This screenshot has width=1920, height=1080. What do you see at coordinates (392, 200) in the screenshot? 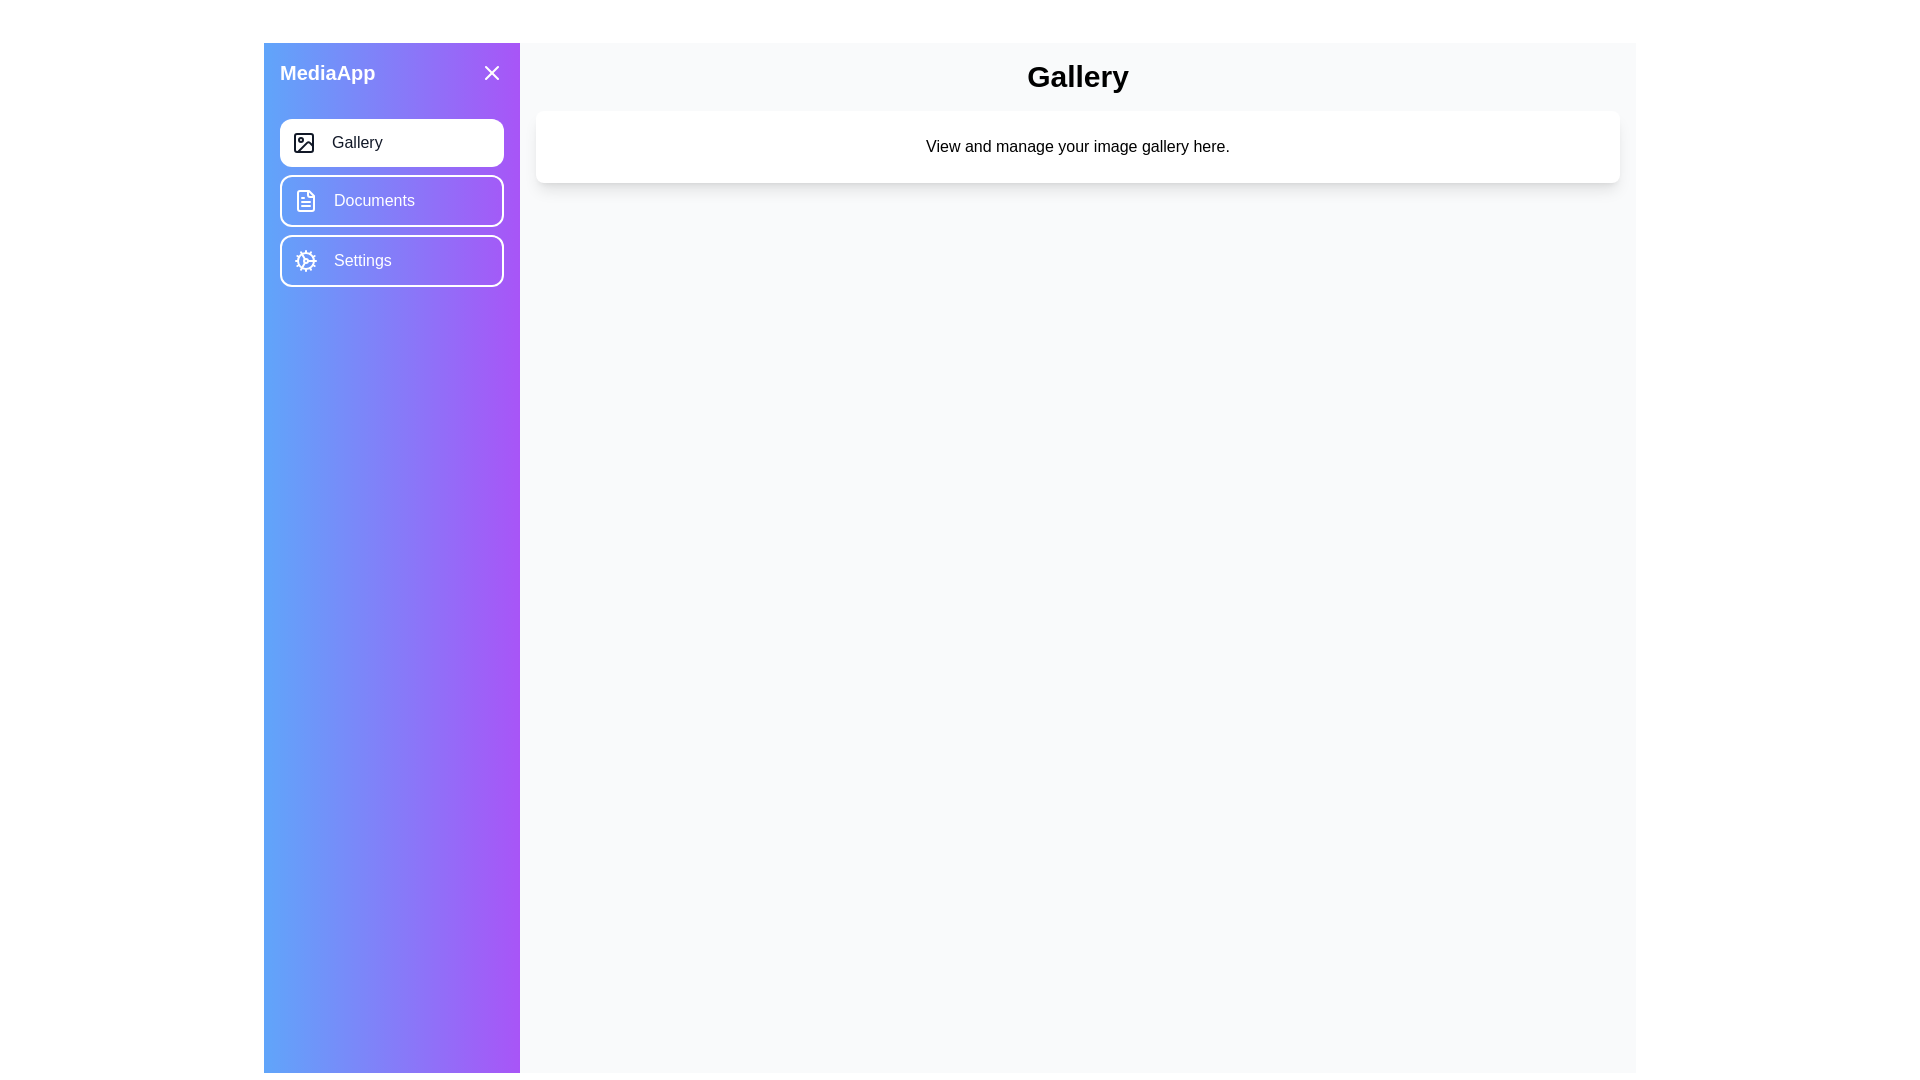
I see `the menu item corresponding to Documents` at bounding box center [392, 200].